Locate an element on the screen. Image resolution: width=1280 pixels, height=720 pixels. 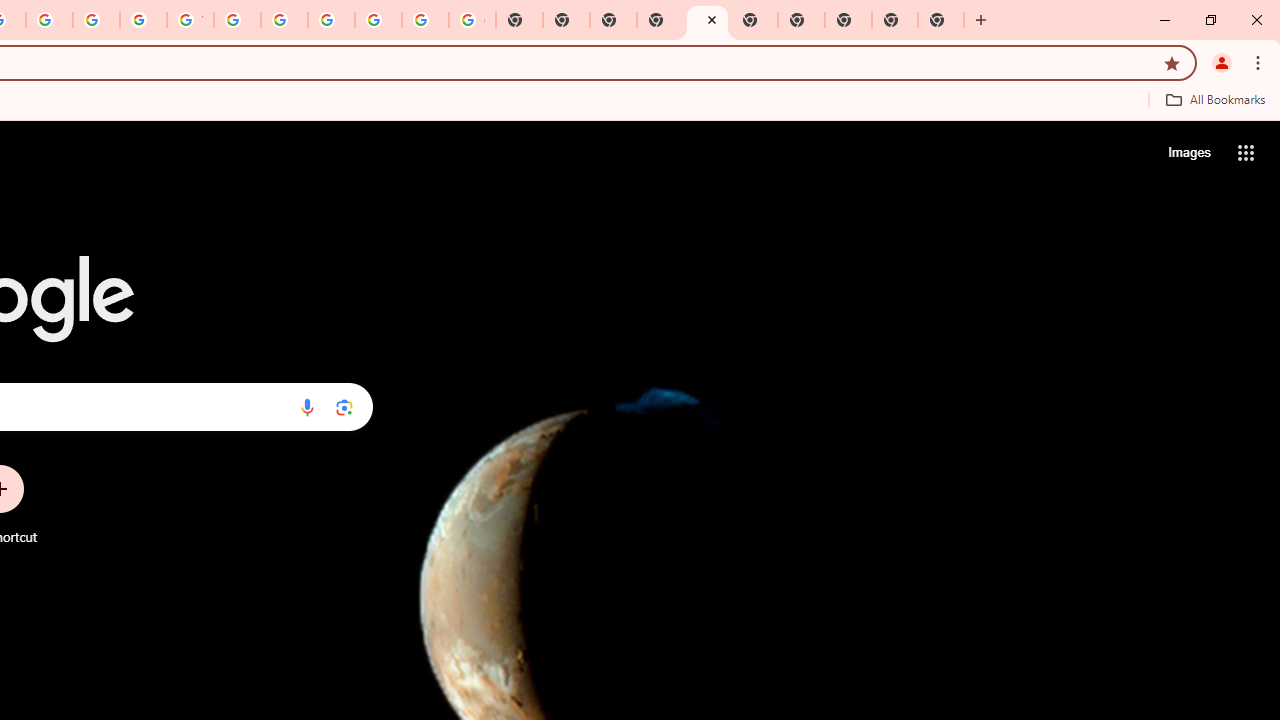
'Search by image' is located at coordinates (344, 406).